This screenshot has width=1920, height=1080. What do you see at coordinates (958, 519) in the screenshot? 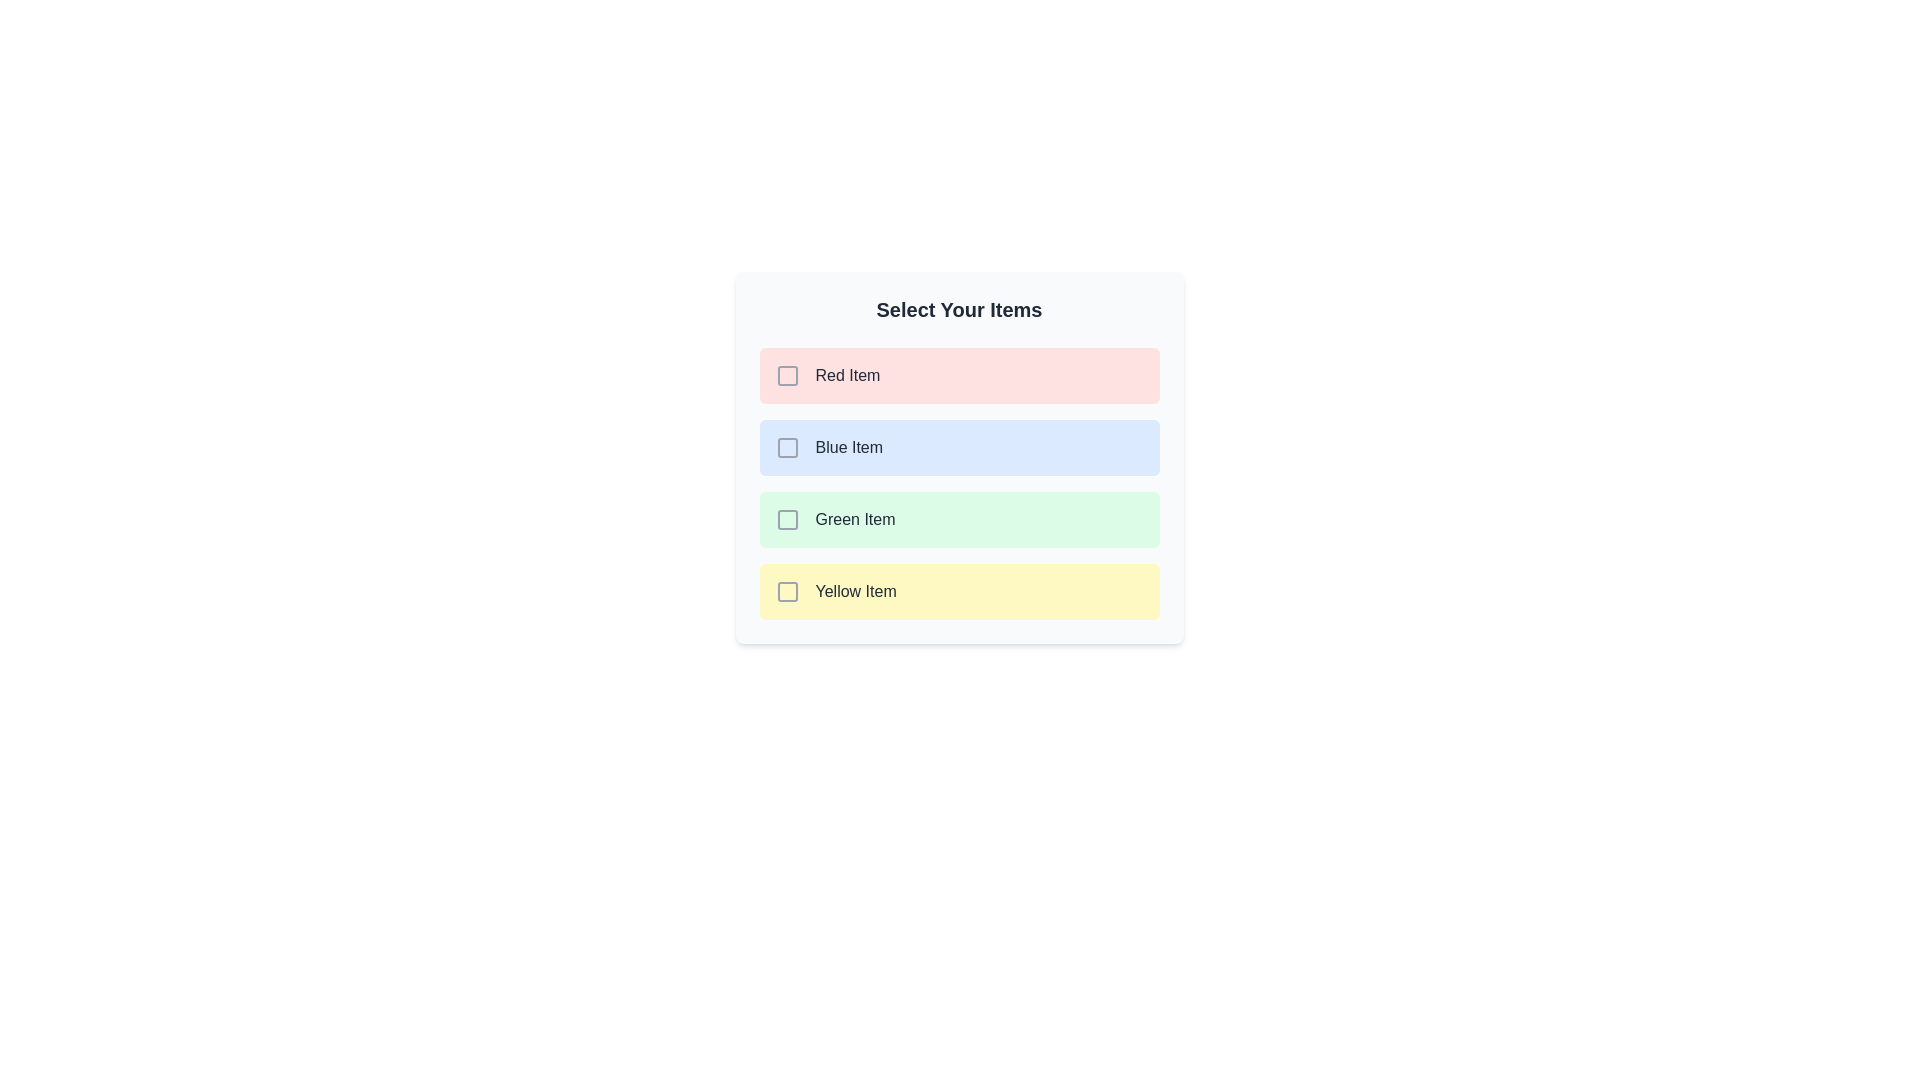
I see `the item Green Item to observe its hover effect` at bounding box center [958, 519].